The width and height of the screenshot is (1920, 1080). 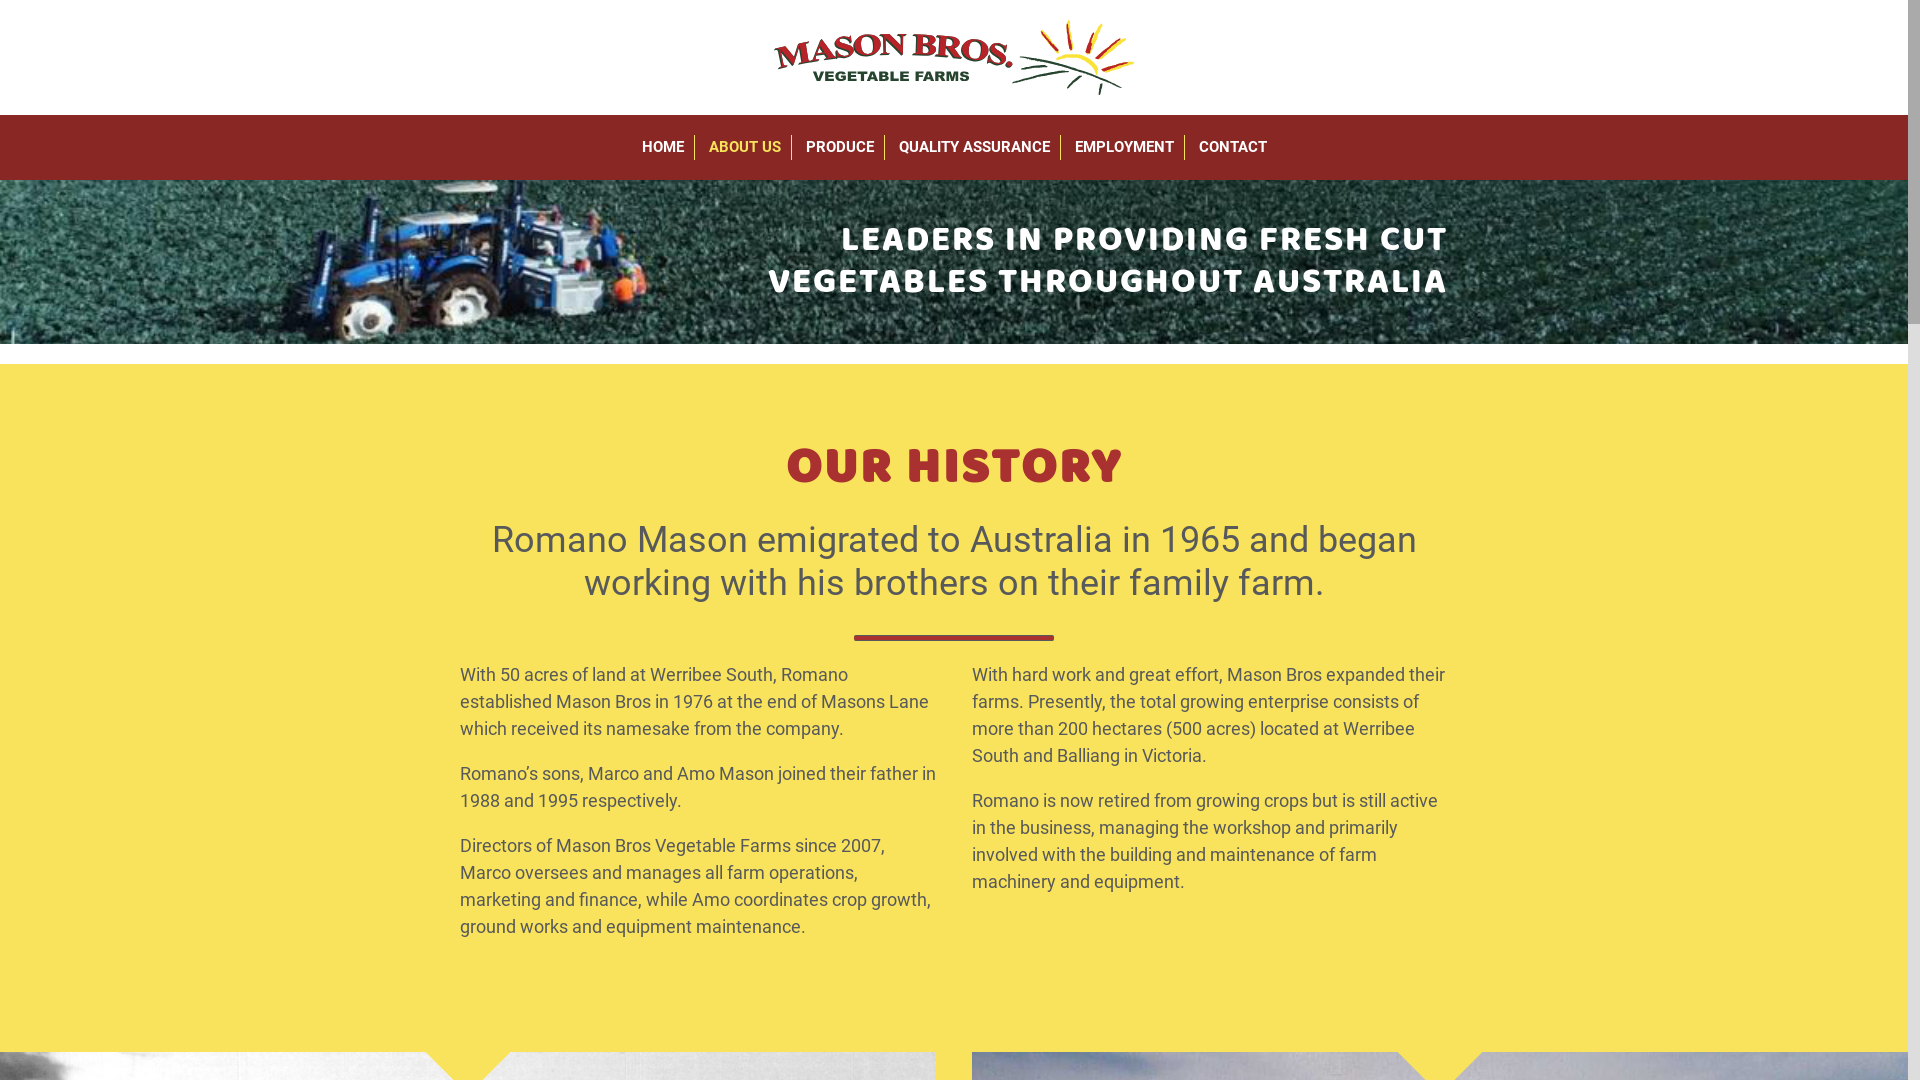 I want to click on 'HOME', so click(x=631, y=146).